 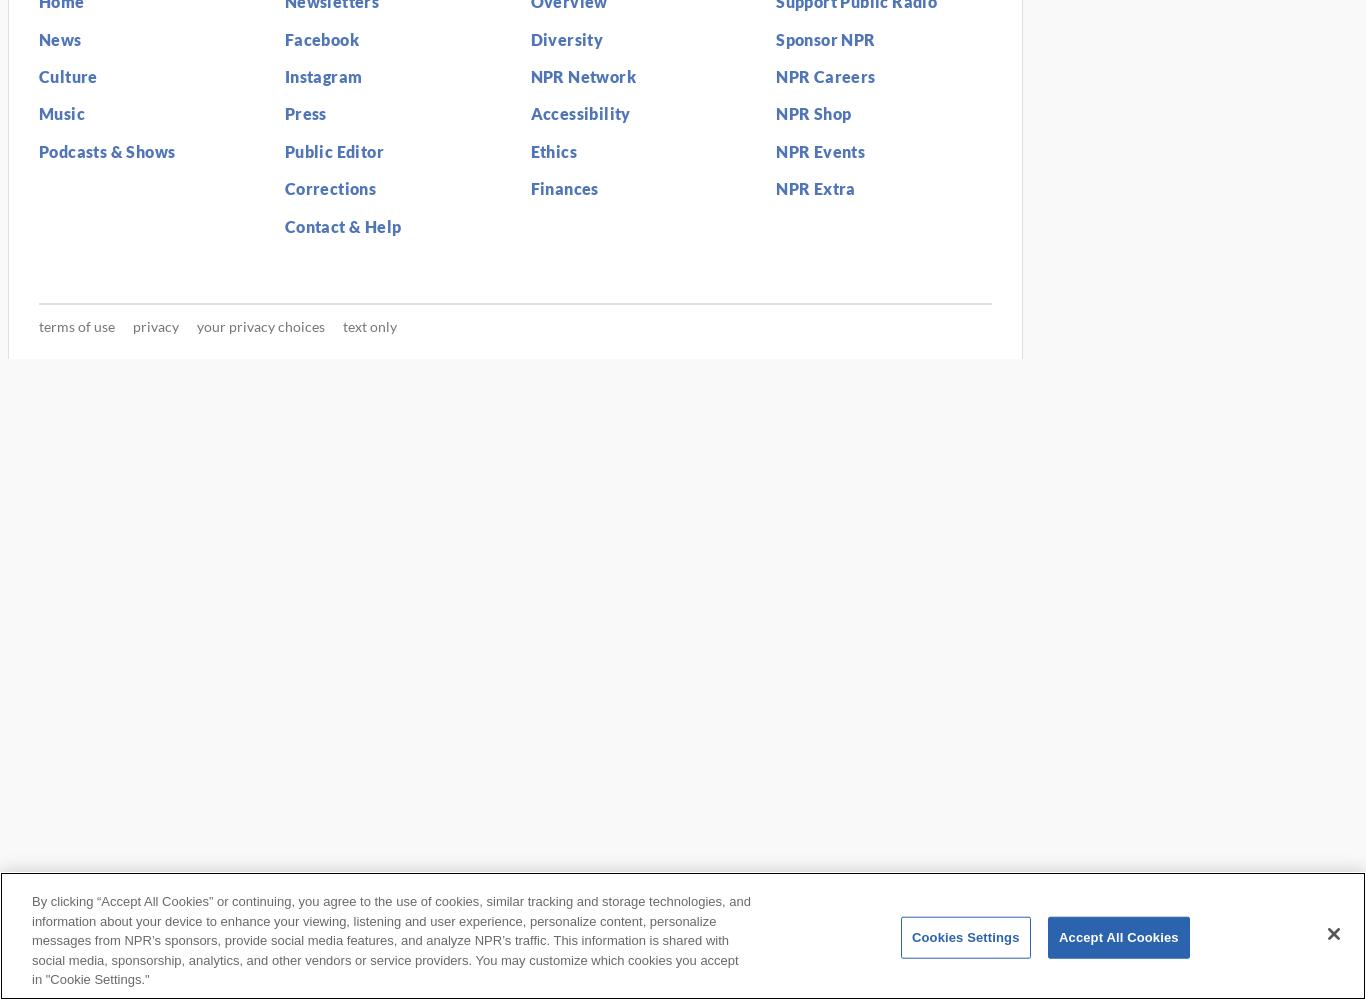 I want to click on 'Corrections', so click(x=283, y=188).